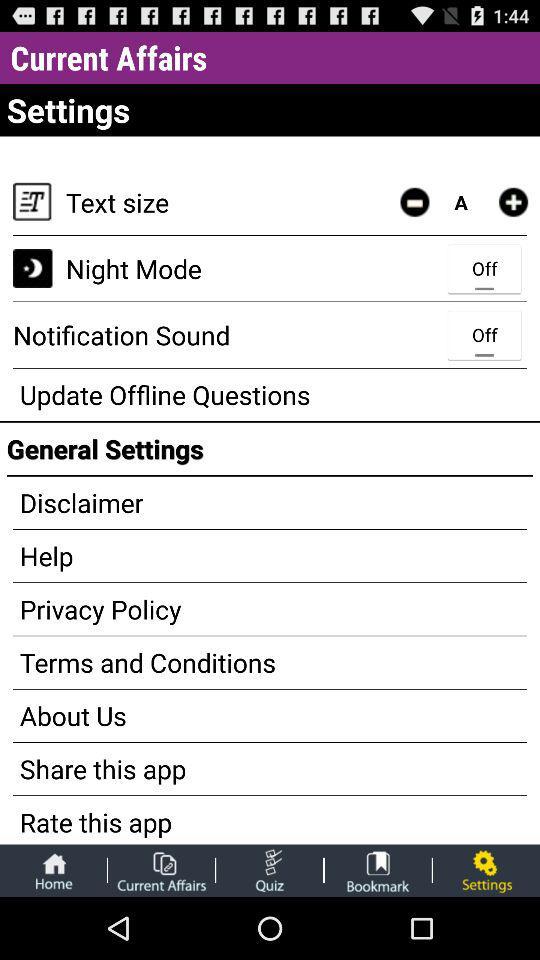 This screenshot has width=540, height=960. Describe the element at coordinates (269, 869) in the screenshot. I see `take a quiz` at that location.